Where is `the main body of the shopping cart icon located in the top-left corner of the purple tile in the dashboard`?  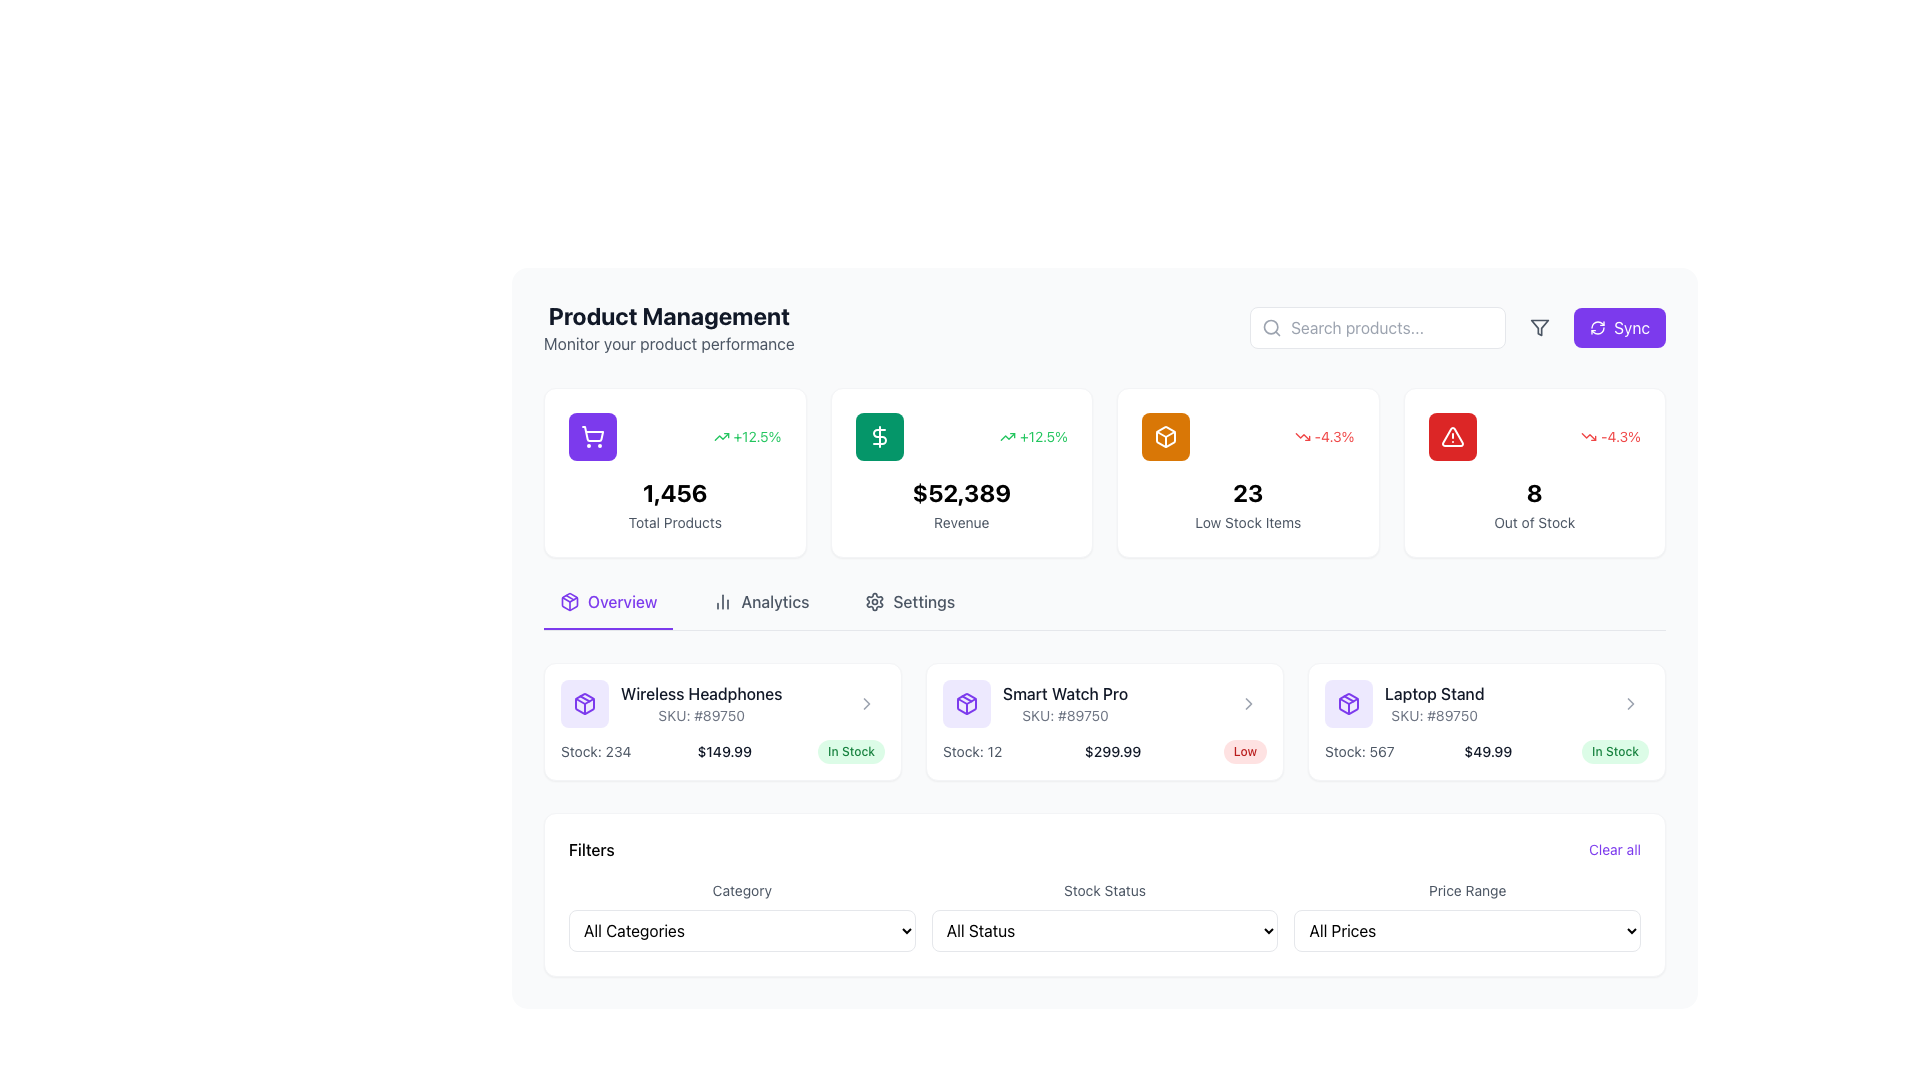
the main body of the shopping cart icon located in the top-left corner of the purple tile in the dashboard is located at coordinates (592, 433).